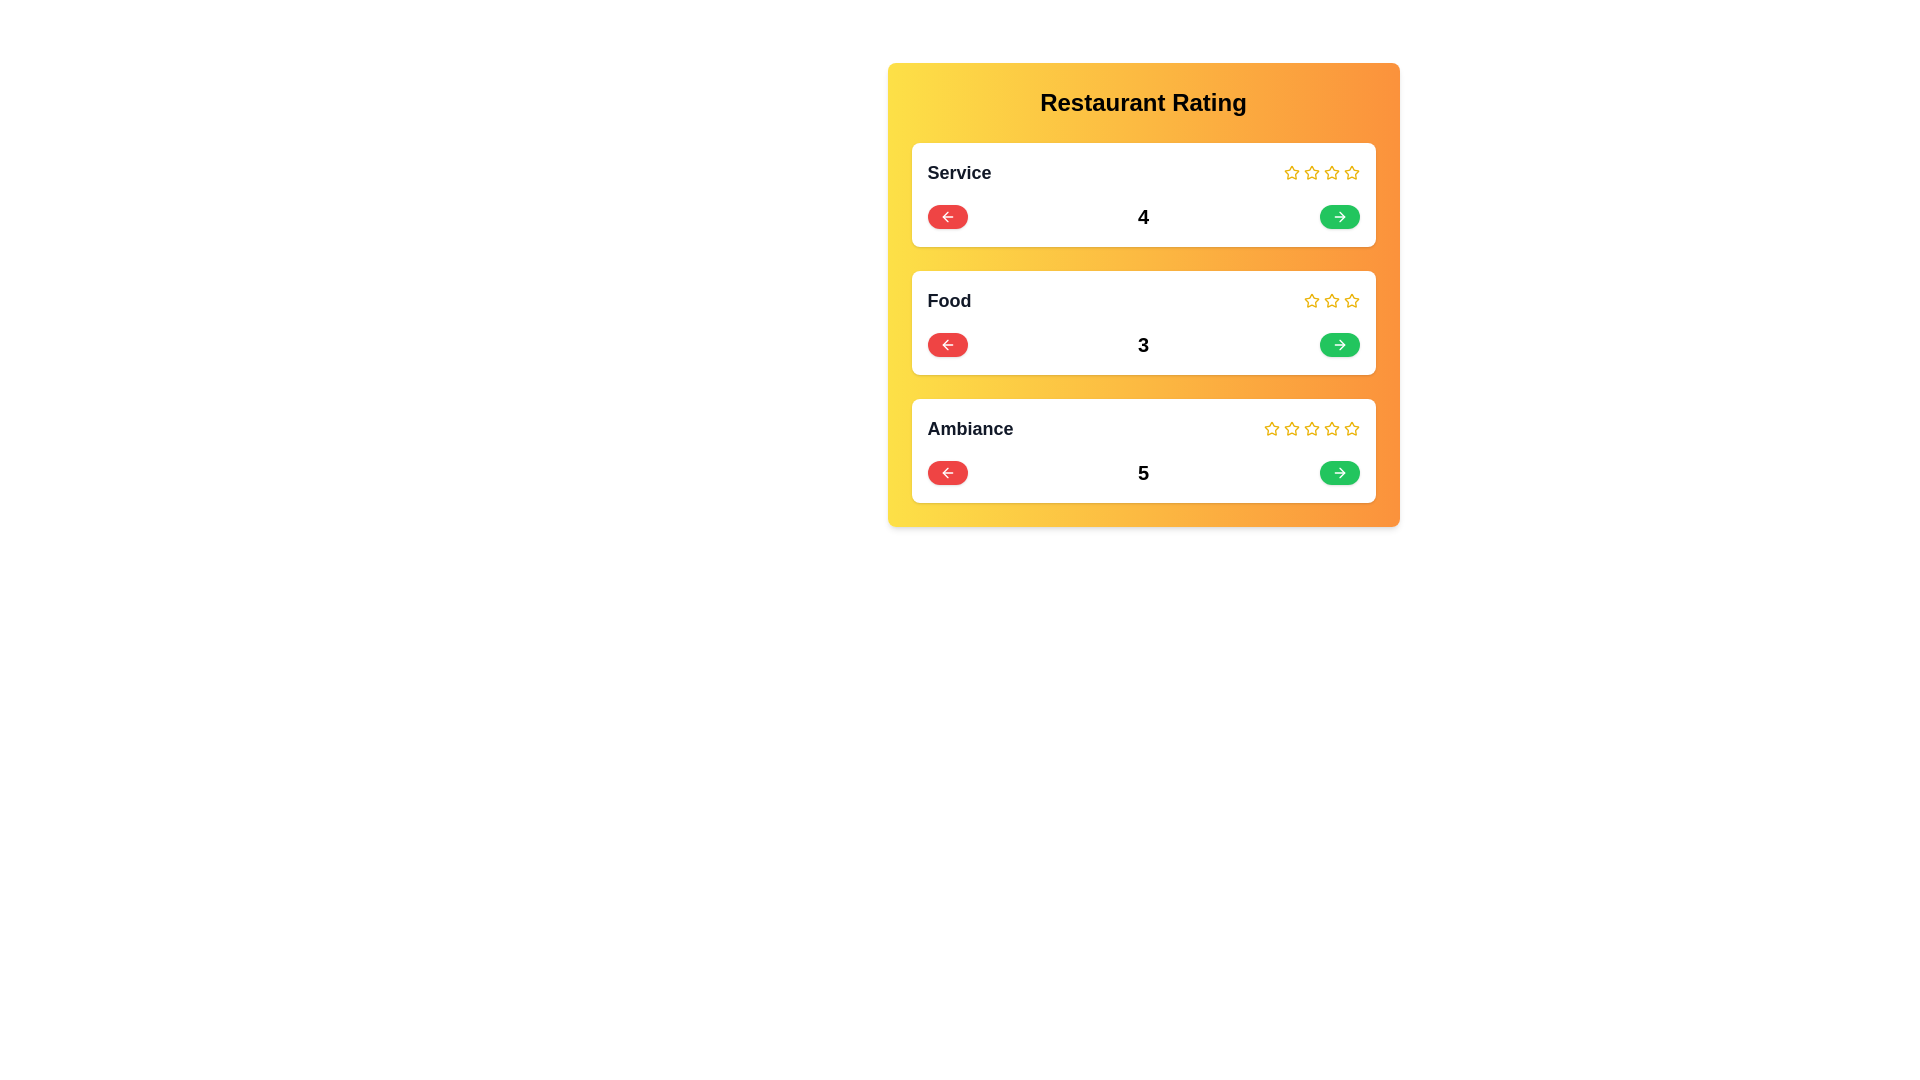 The width and height of the screenshot is (1920, 1080). What do you see at coordinates (948, 300) in the screenshot?
I see `'Food' text label, which is a bold, medium-large black font located in the top-left part of the second card from the top, within a card layout with a gradient orange background` at bounding box center [948, 300].